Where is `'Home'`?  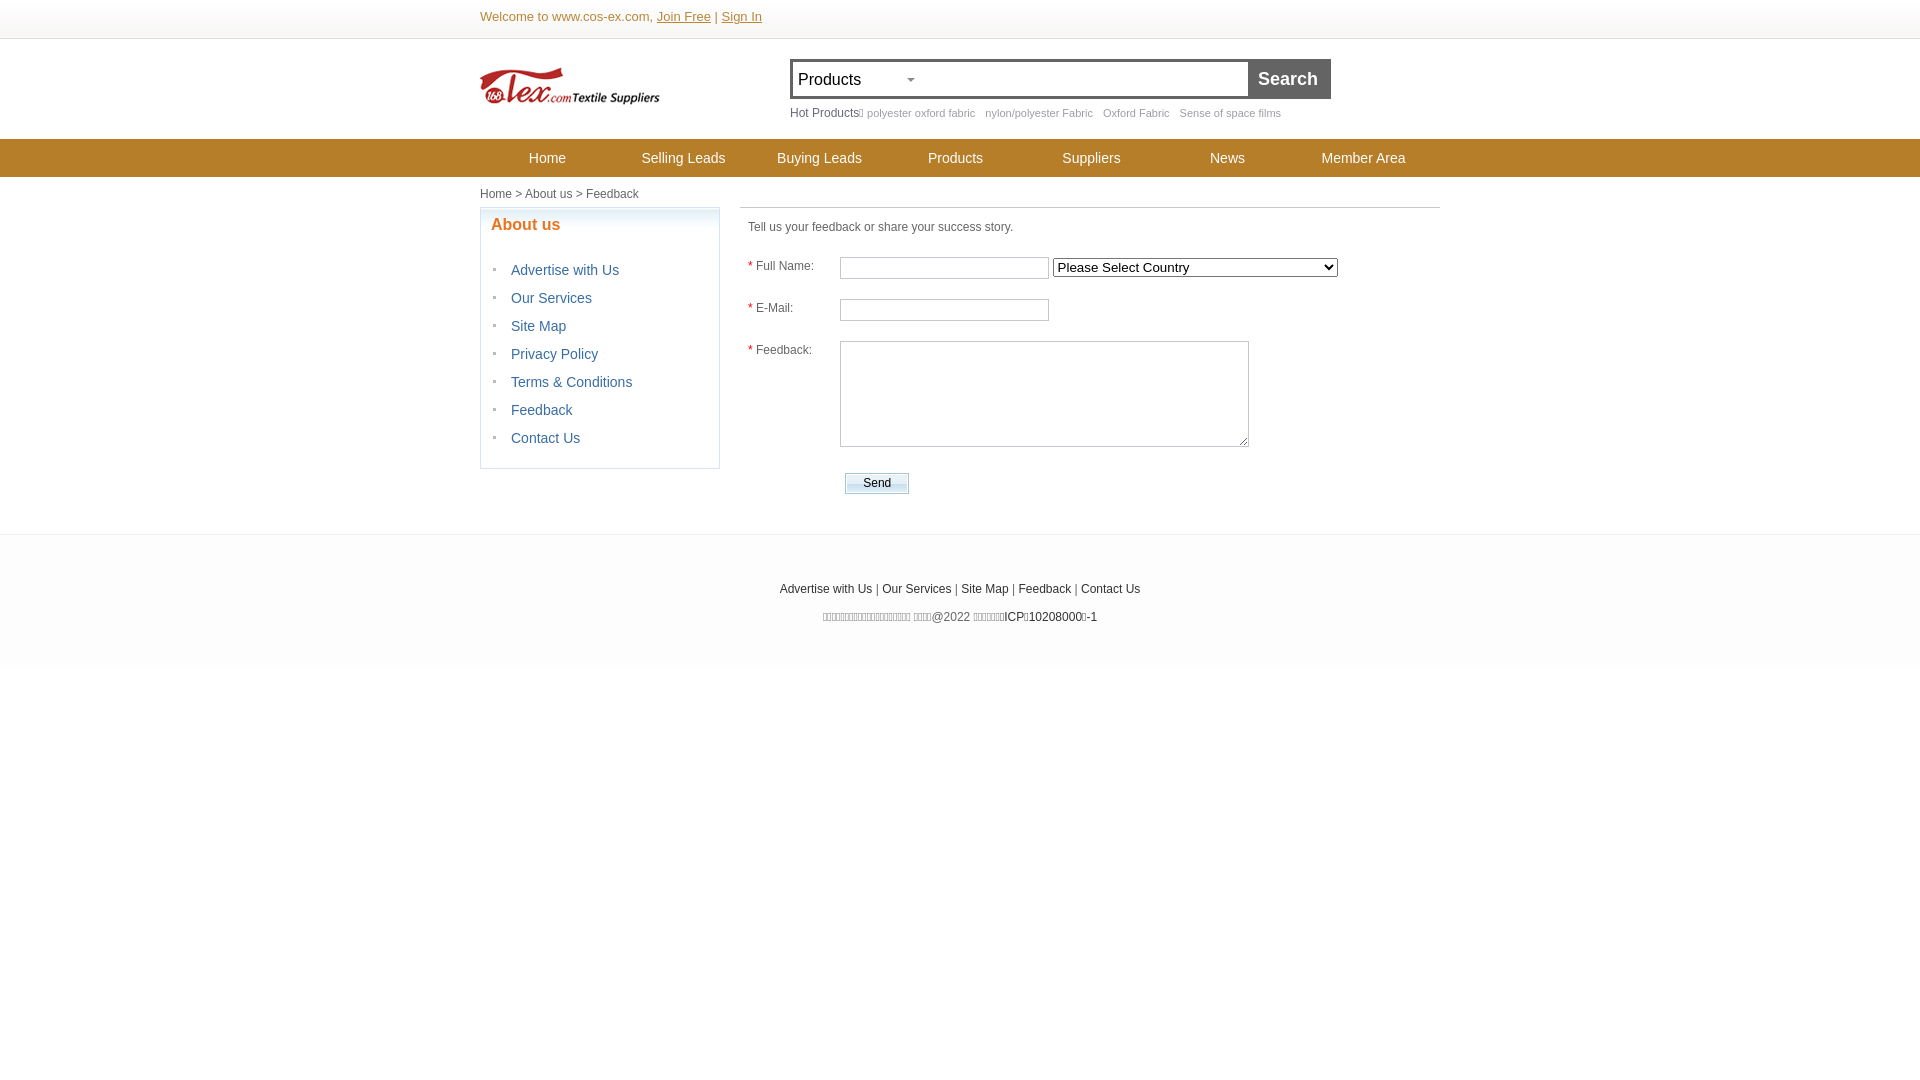
'Home' is located at coordinates (495, 193).